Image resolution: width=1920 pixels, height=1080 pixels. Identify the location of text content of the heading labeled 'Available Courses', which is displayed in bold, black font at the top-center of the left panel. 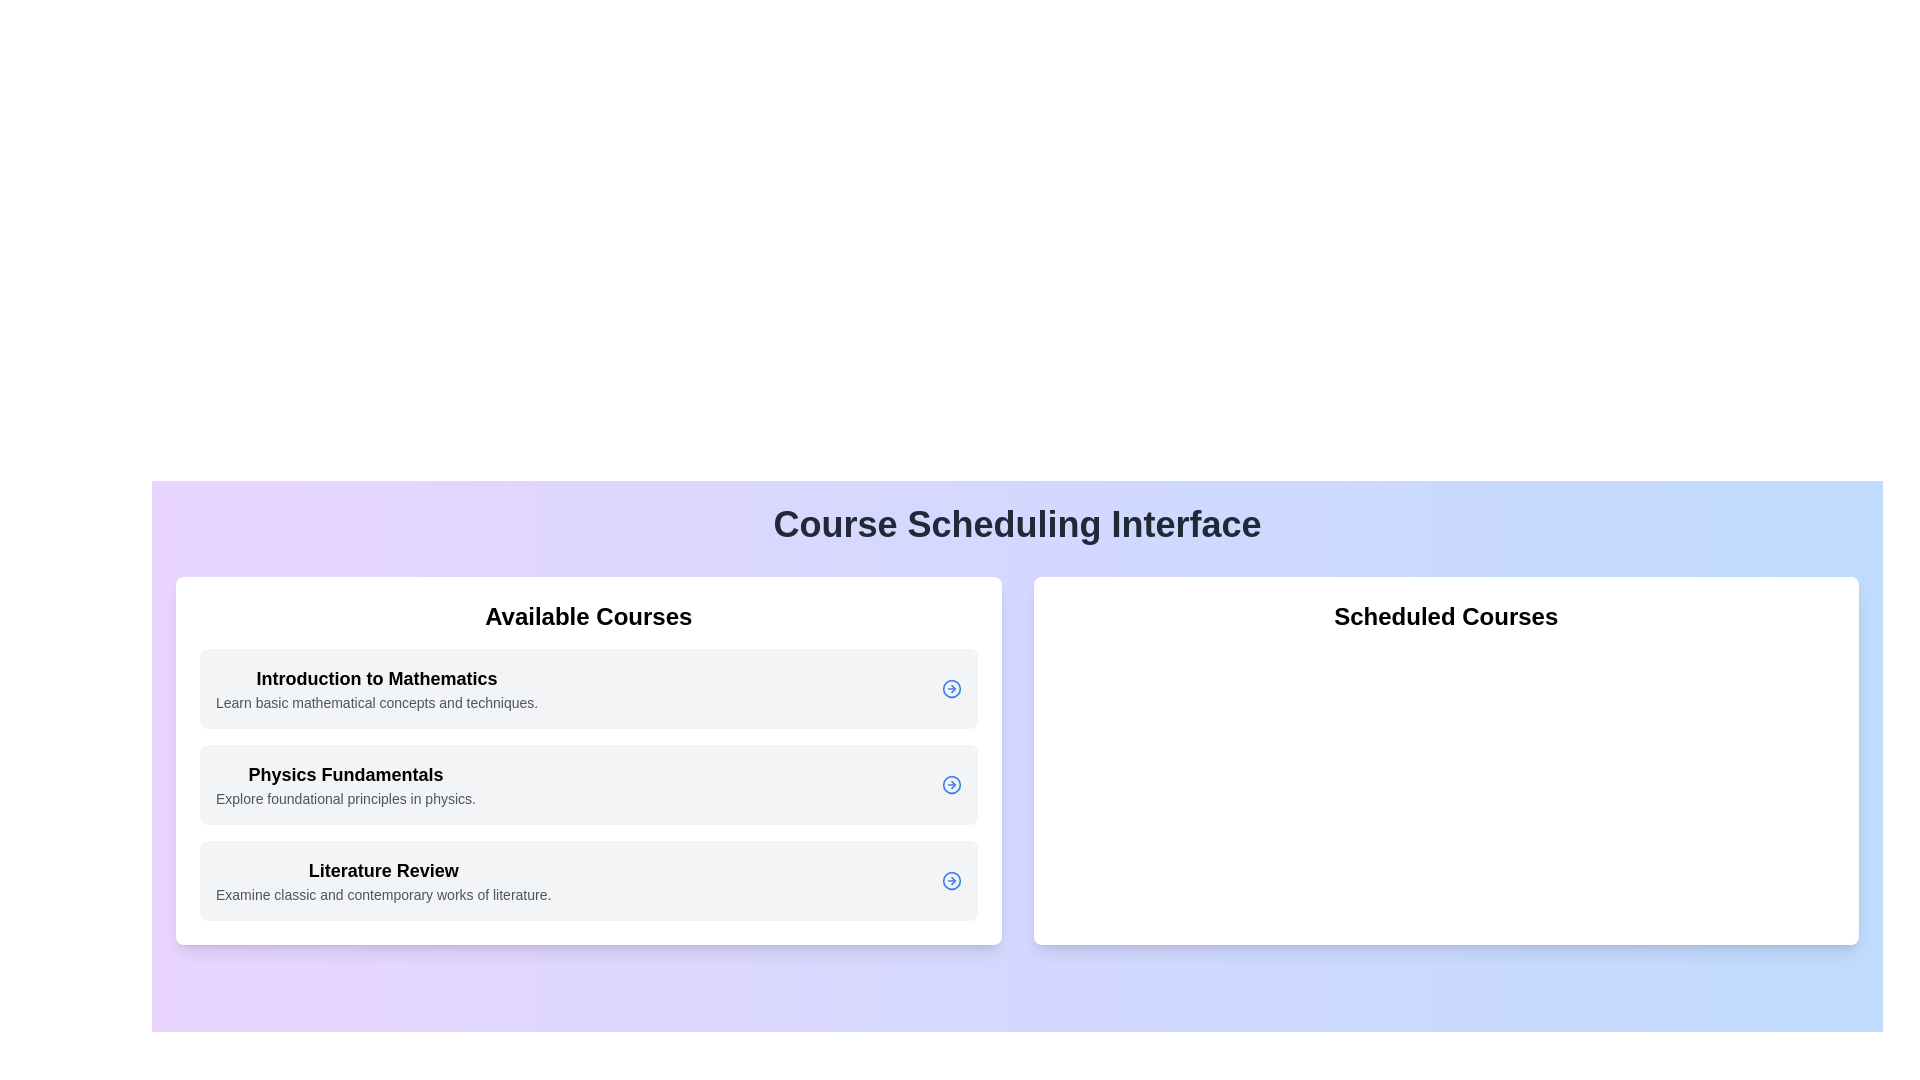
(587, 616).